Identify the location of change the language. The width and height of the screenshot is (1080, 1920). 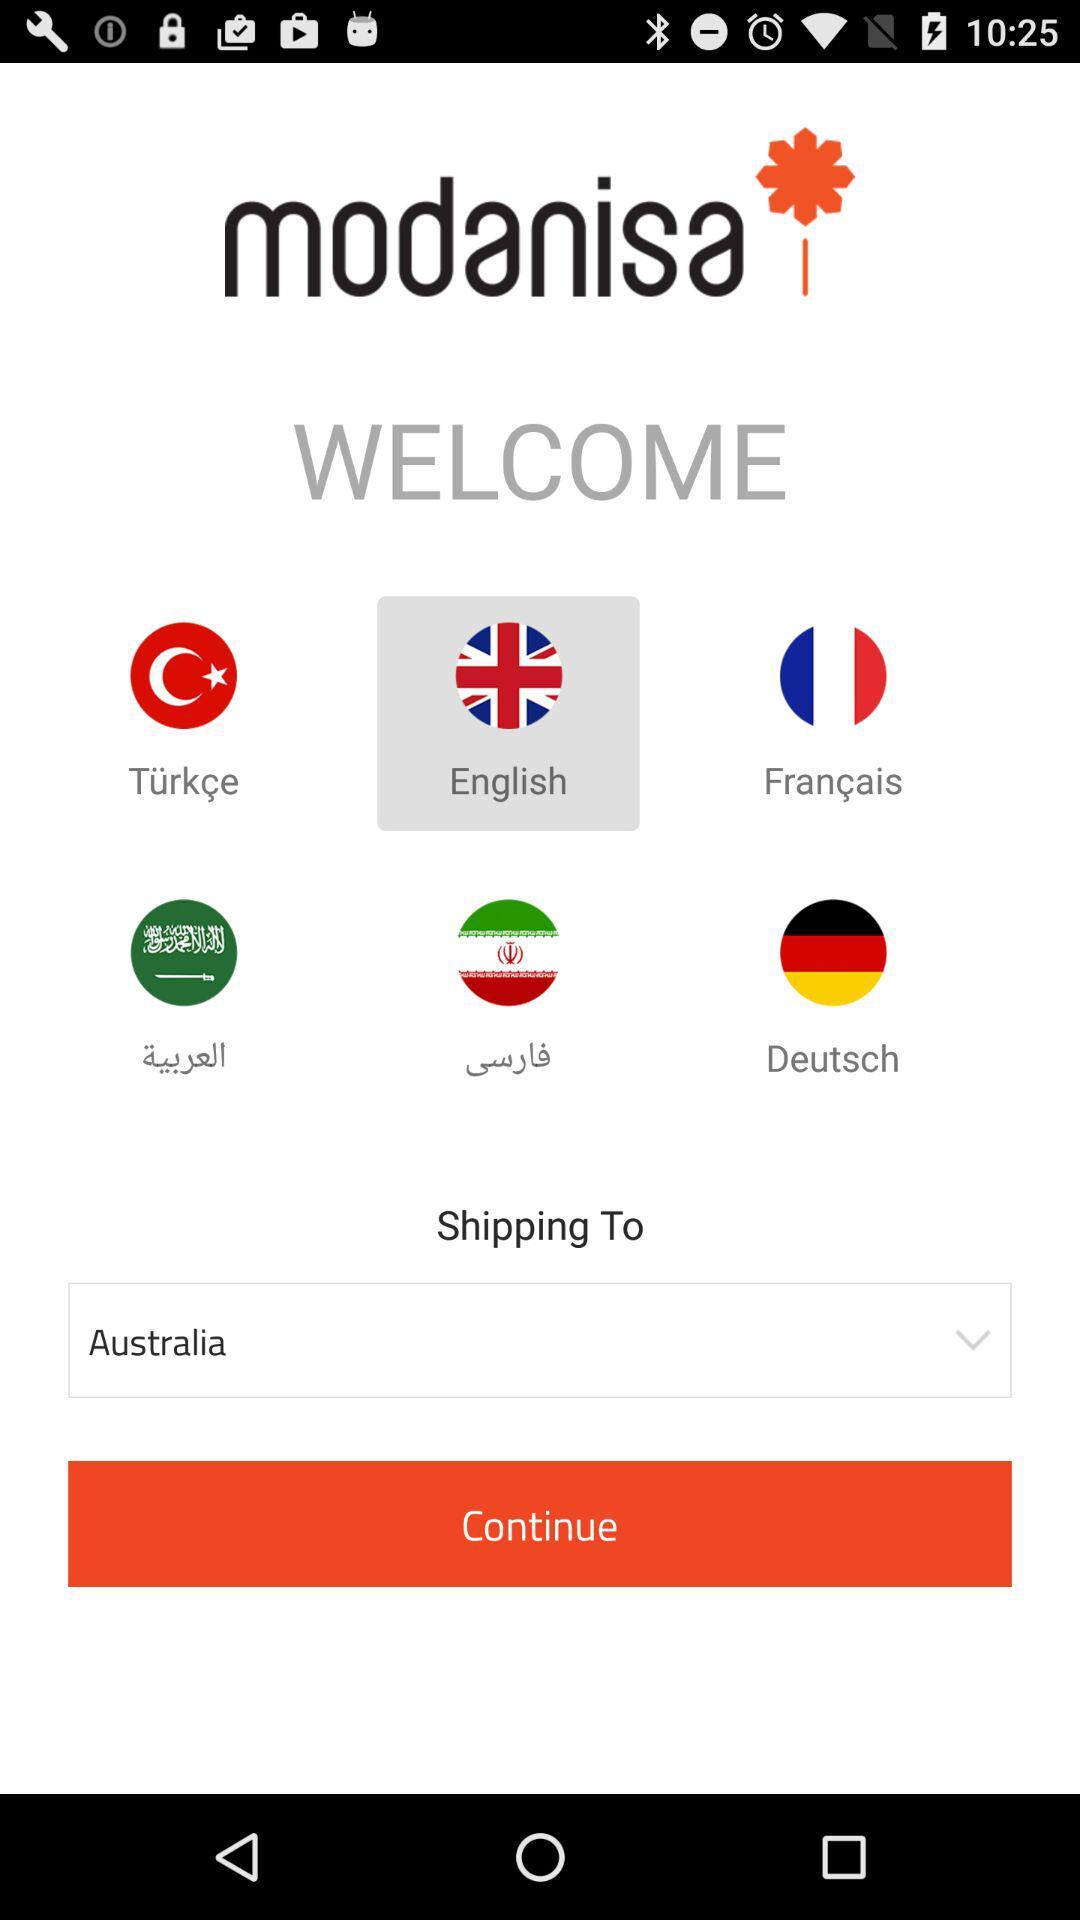
(833, 951).